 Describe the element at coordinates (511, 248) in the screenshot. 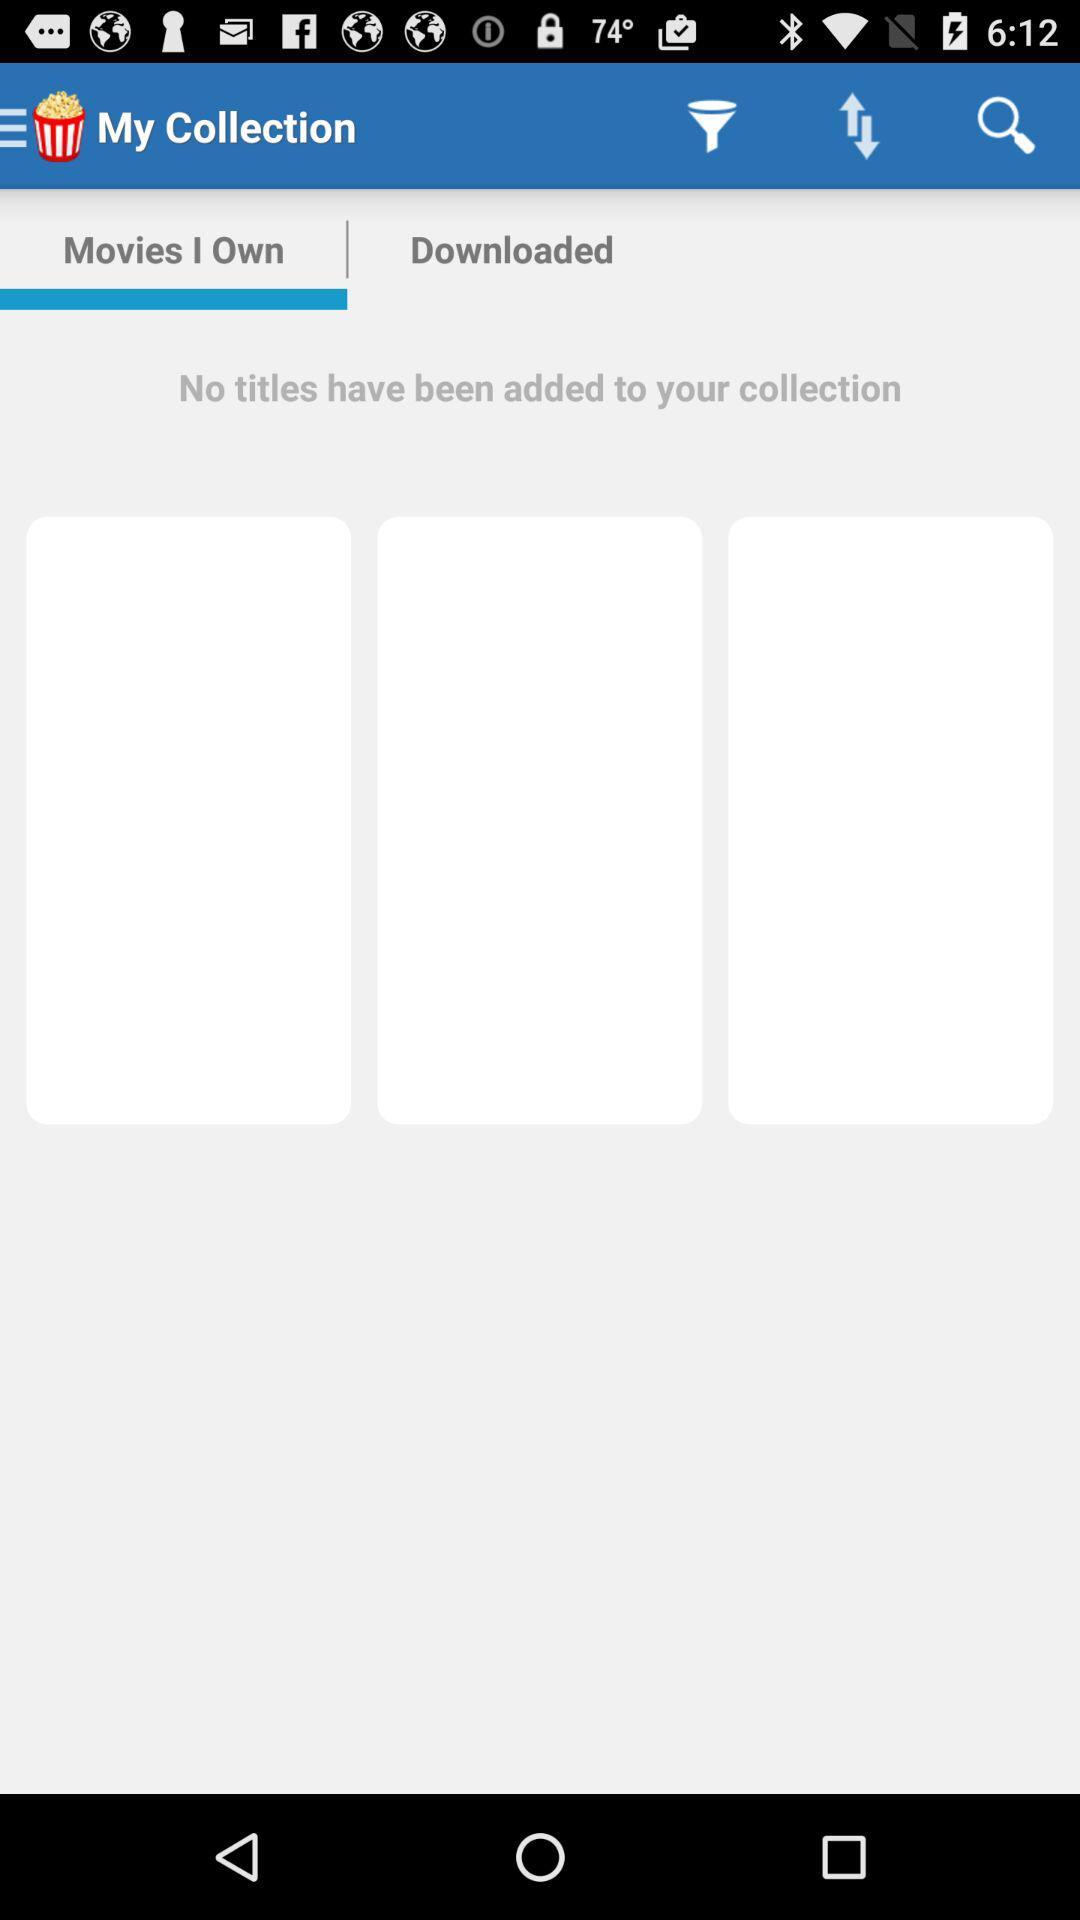

I see `downloaded app` at that location.